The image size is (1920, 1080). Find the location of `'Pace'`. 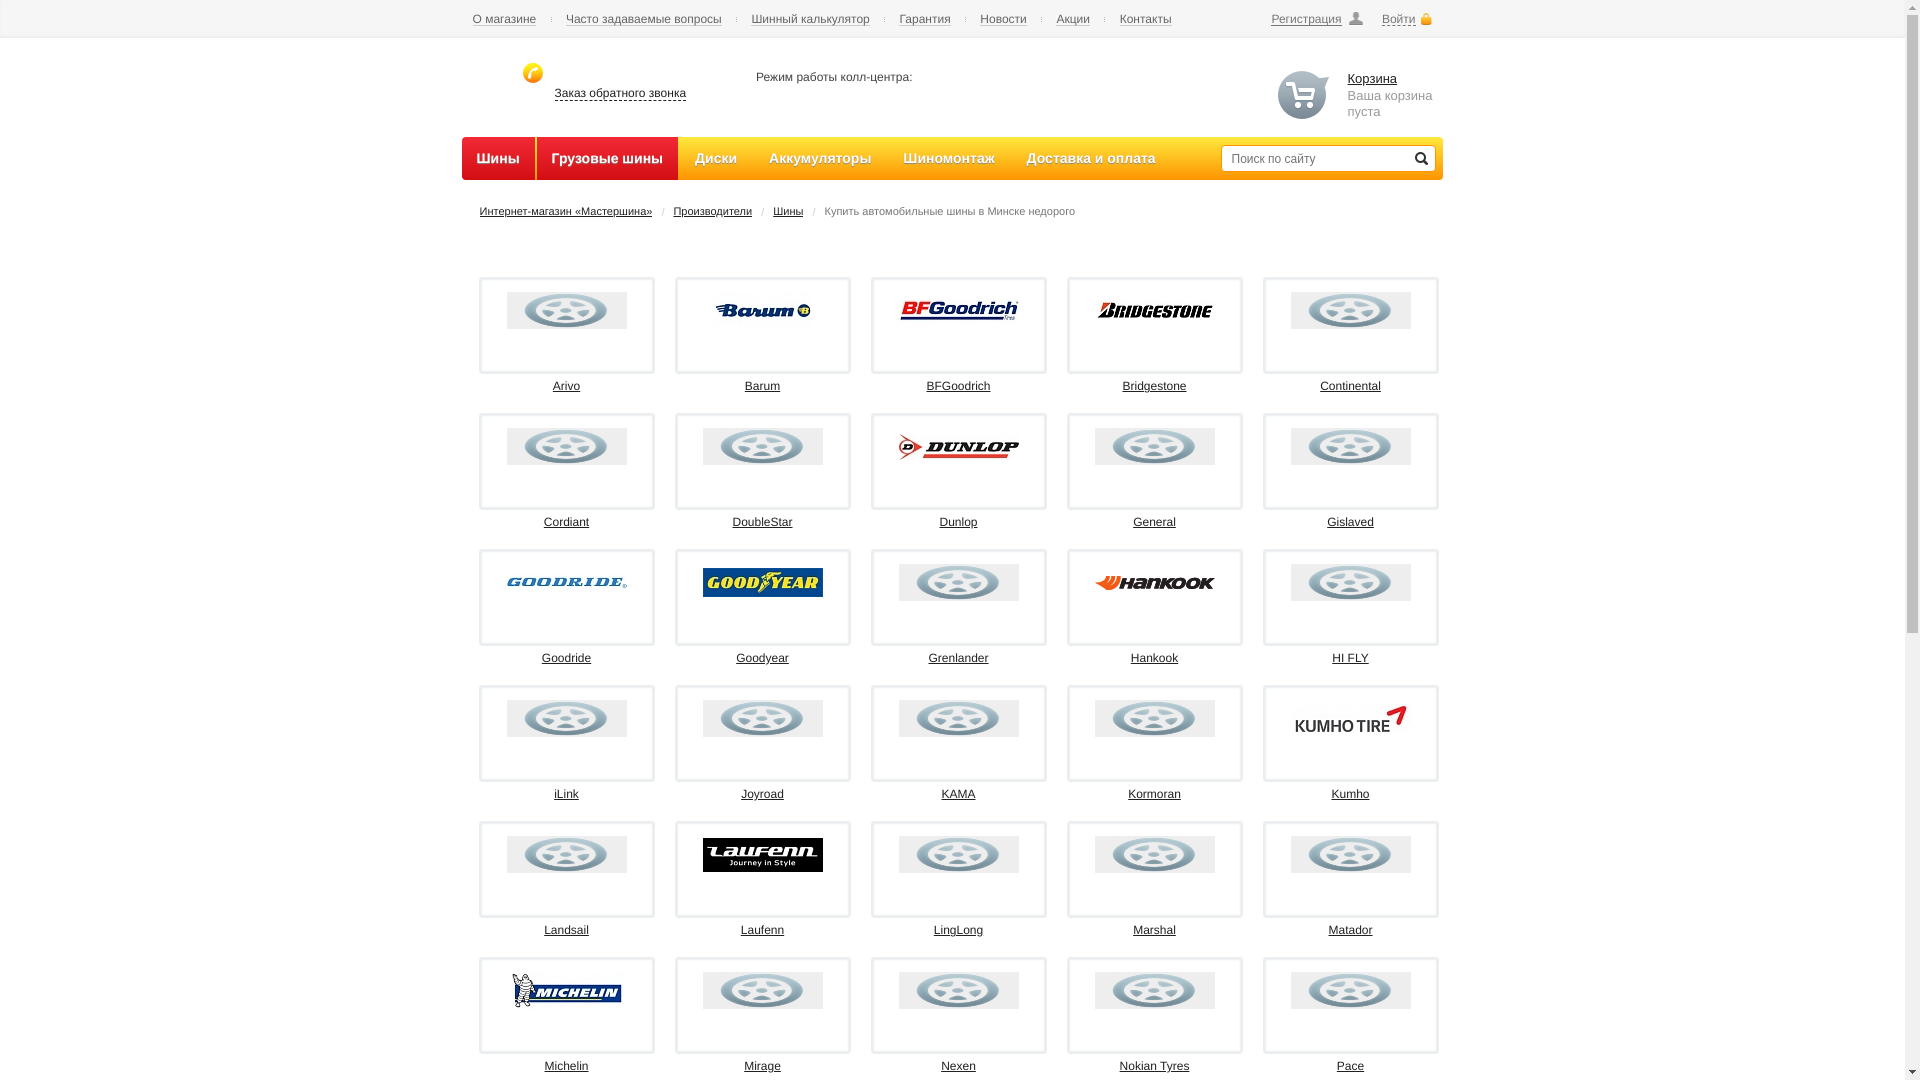

'Pace' is located at coordinates (1350, 1064).